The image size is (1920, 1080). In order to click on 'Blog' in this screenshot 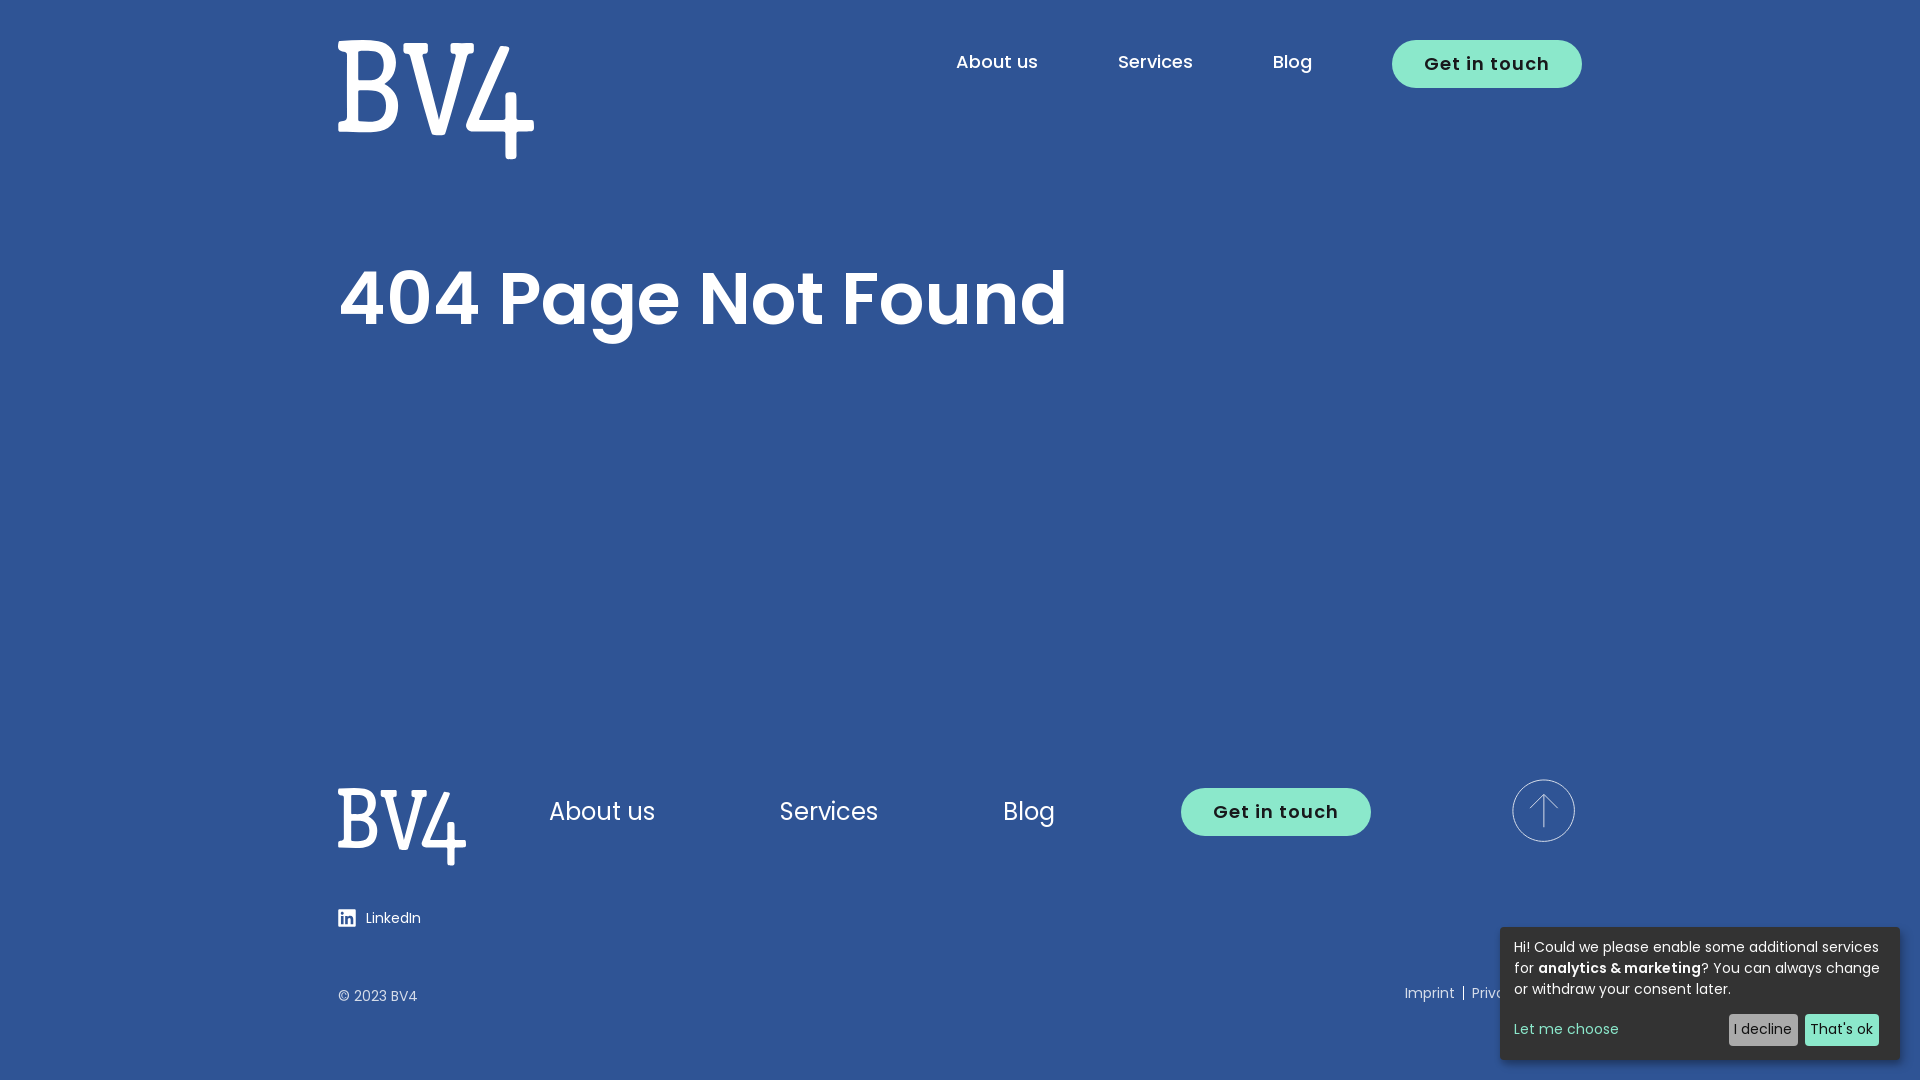, I will do `click(1292, 60)`.